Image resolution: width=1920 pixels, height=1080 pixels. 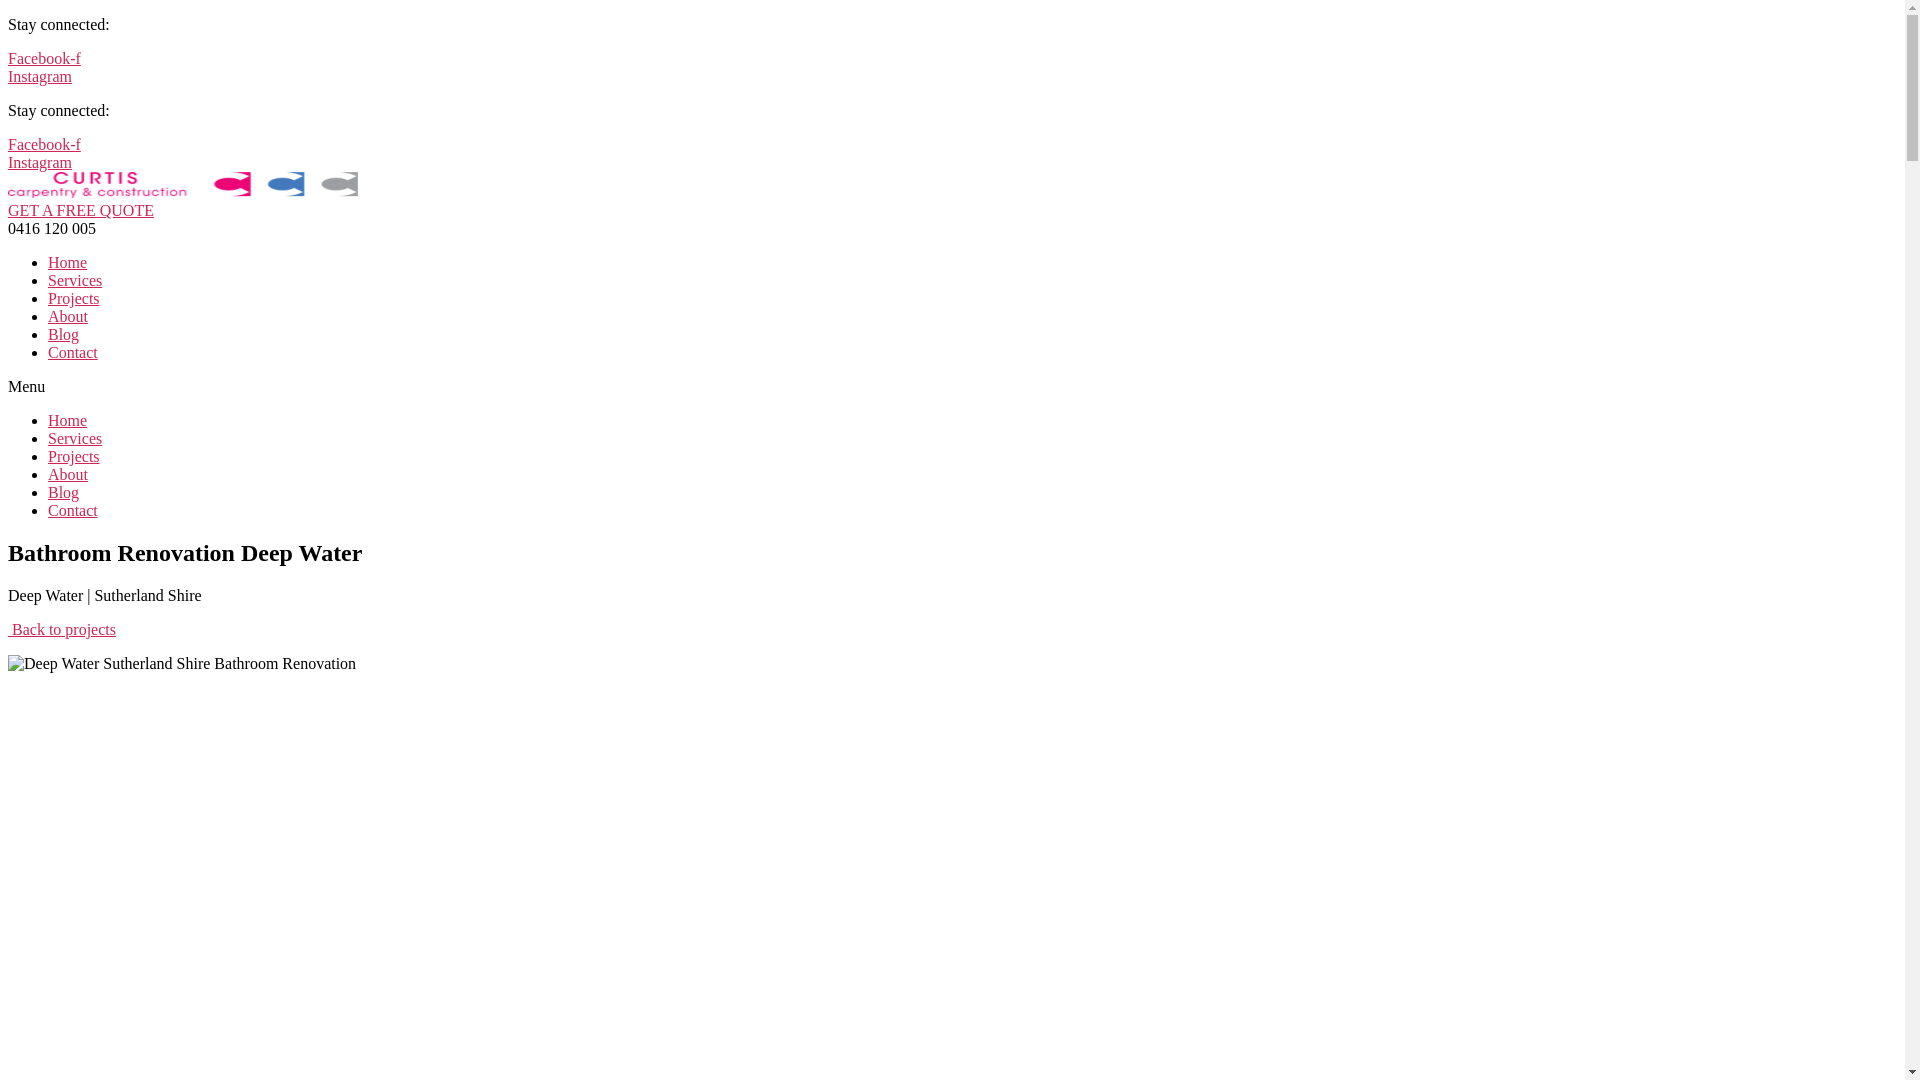 I want to click on 'Services', so click(x=75, y=280).